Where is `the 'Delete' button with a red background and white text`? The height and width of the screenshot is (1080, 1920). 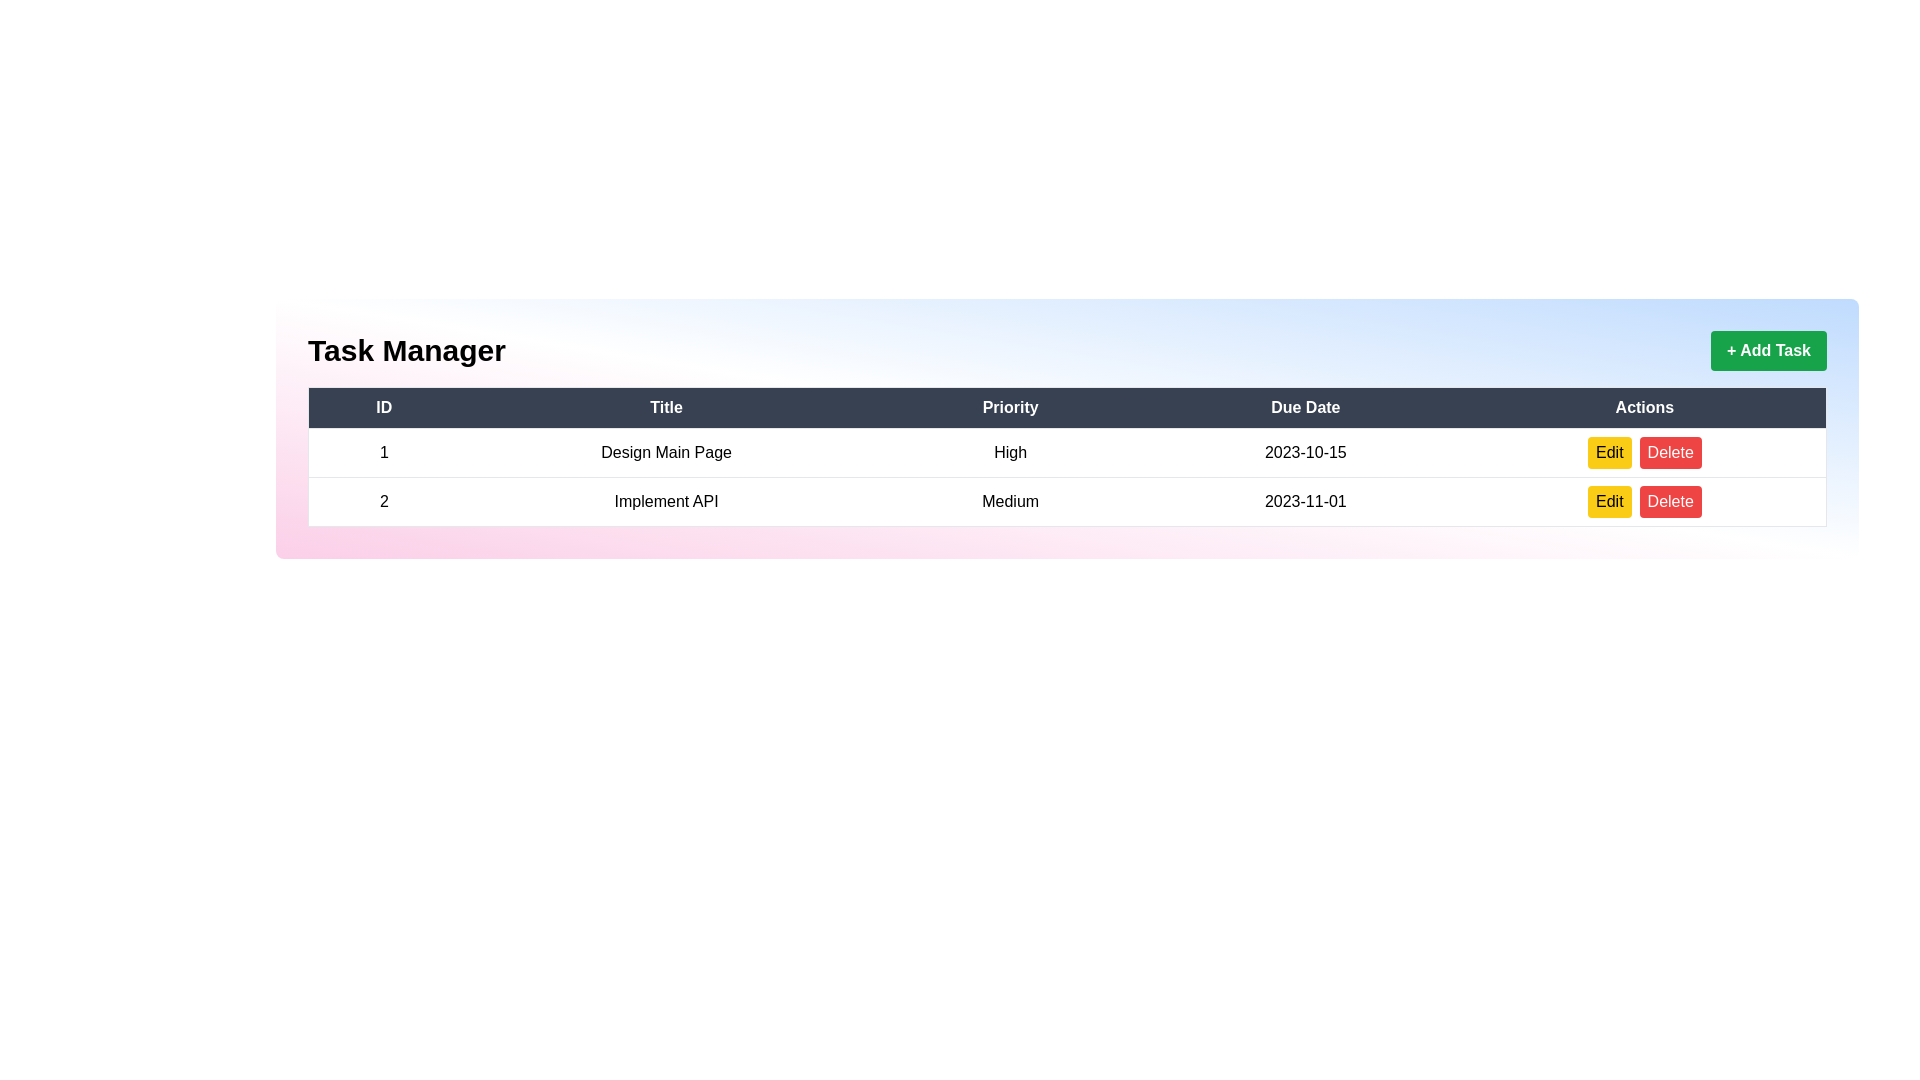
the 'Delete' button with a red background and white text is located at coordinates (1670, 452).